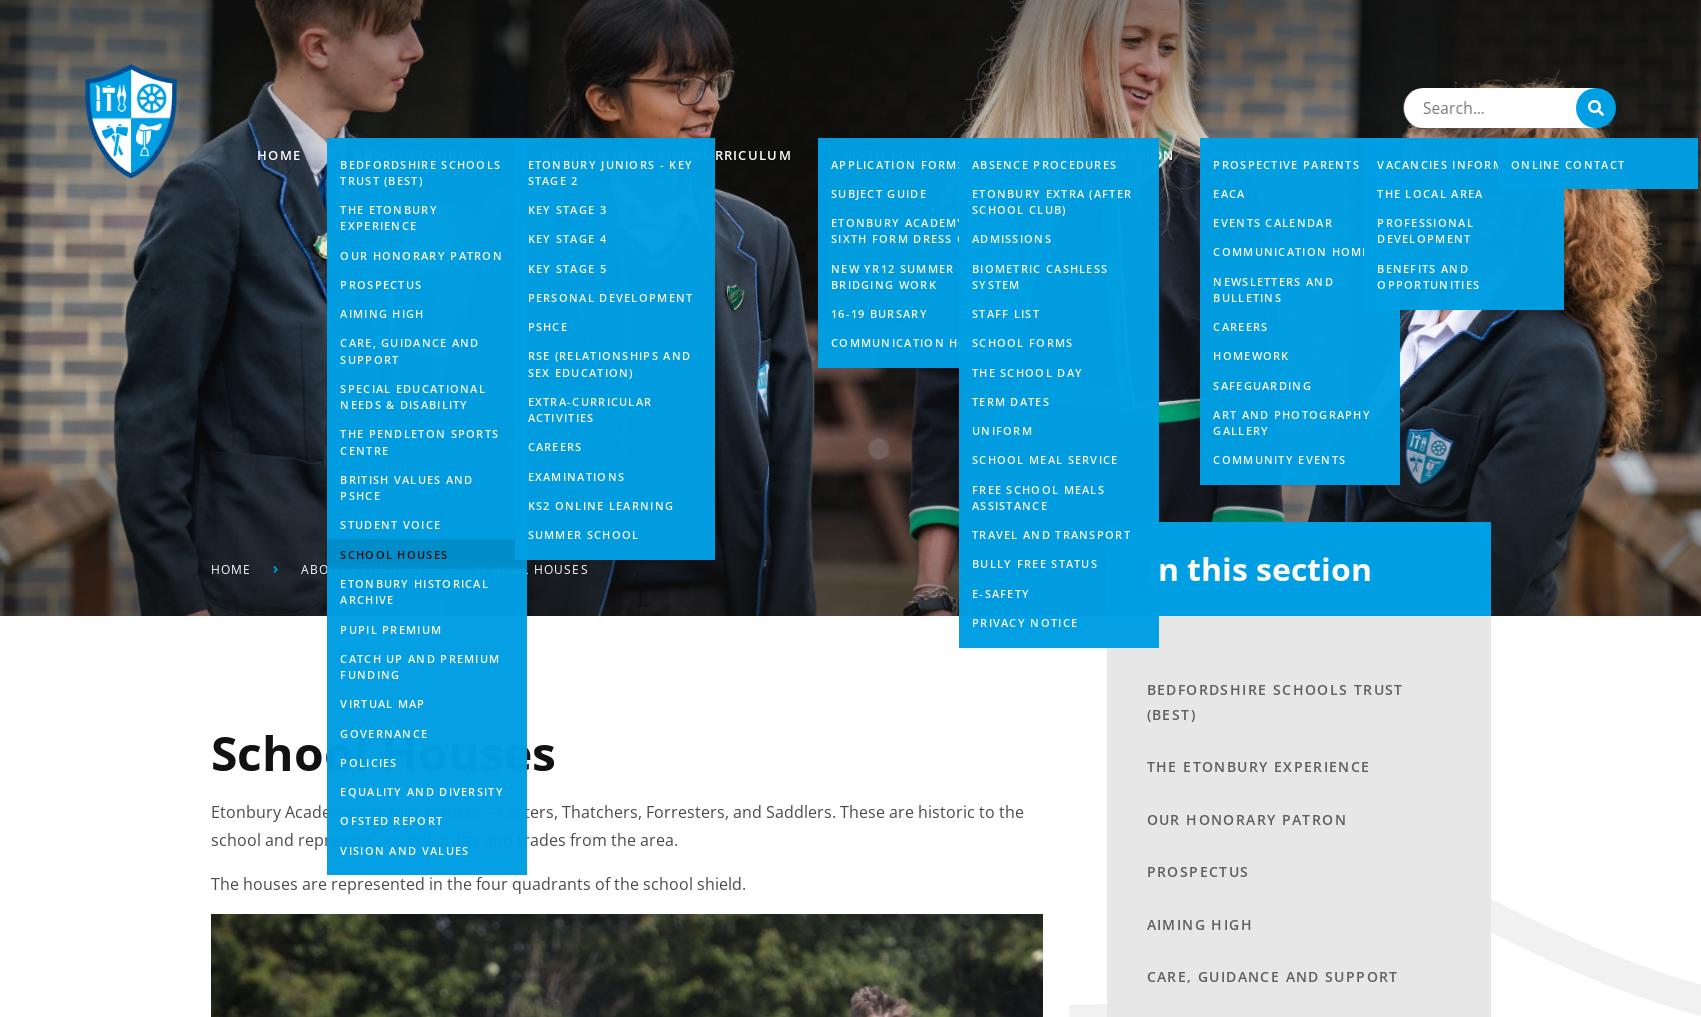 The width and height of the screenshot is (1701, 1017). I want to click on 'Broad & inclusive curriculum', so click(664, 153).